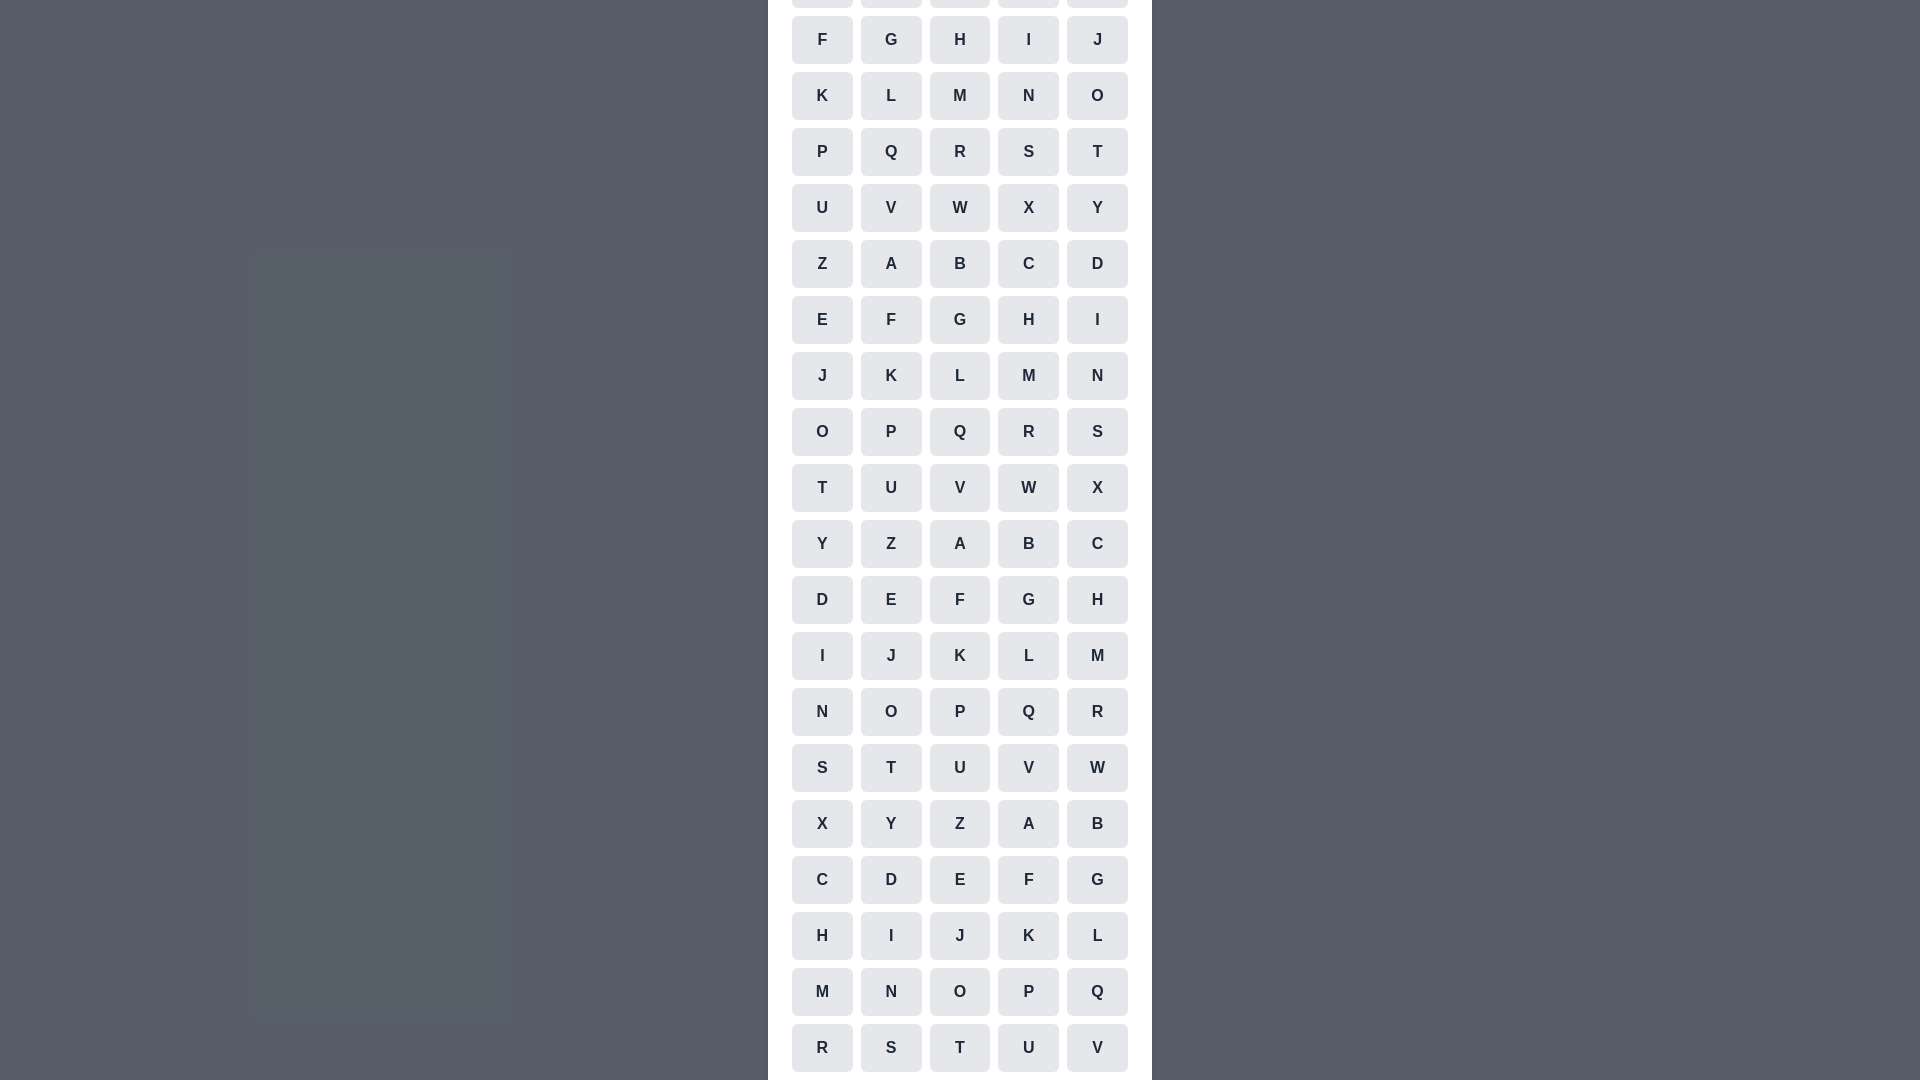  I want to click on the cell representing the character V, so click(890, 208).